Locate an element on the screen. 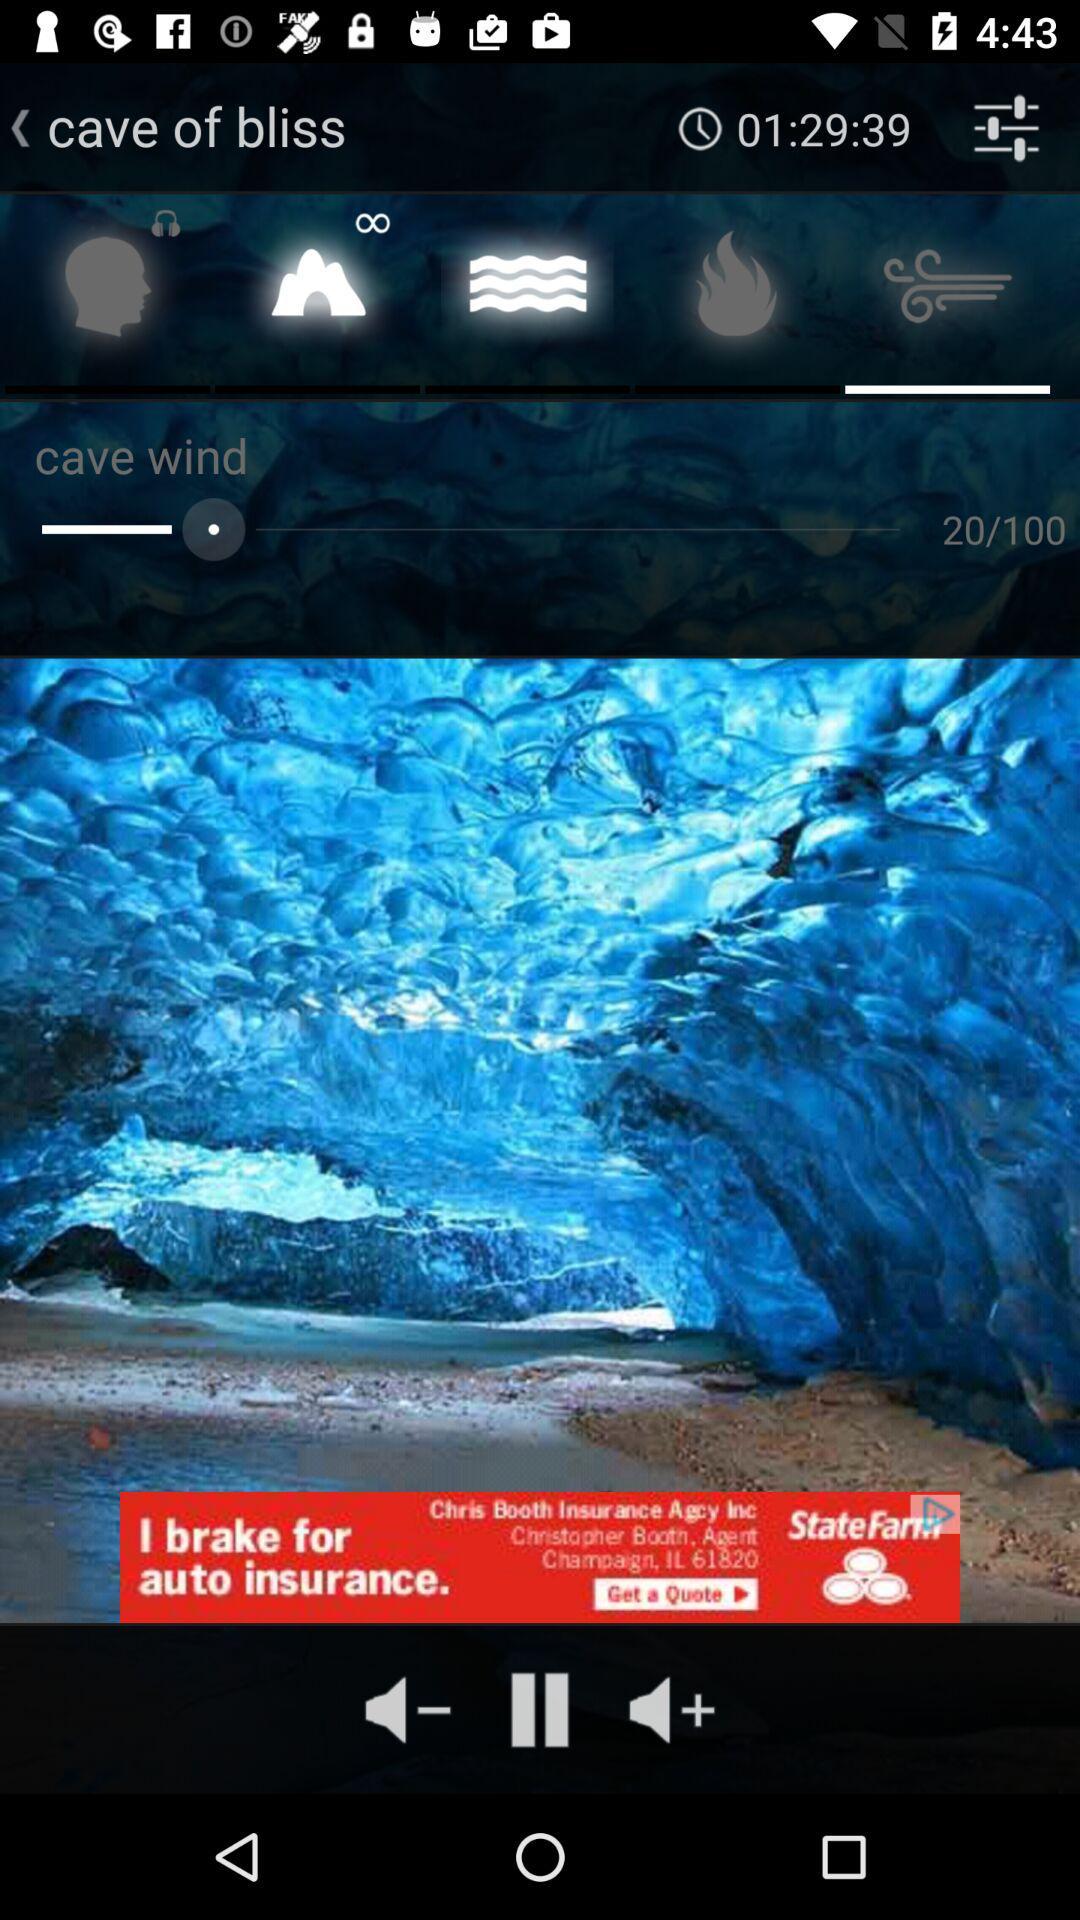 The height and width of the screenshot is (1920, 1080). advantisment is located at coordinates (540, 1556).